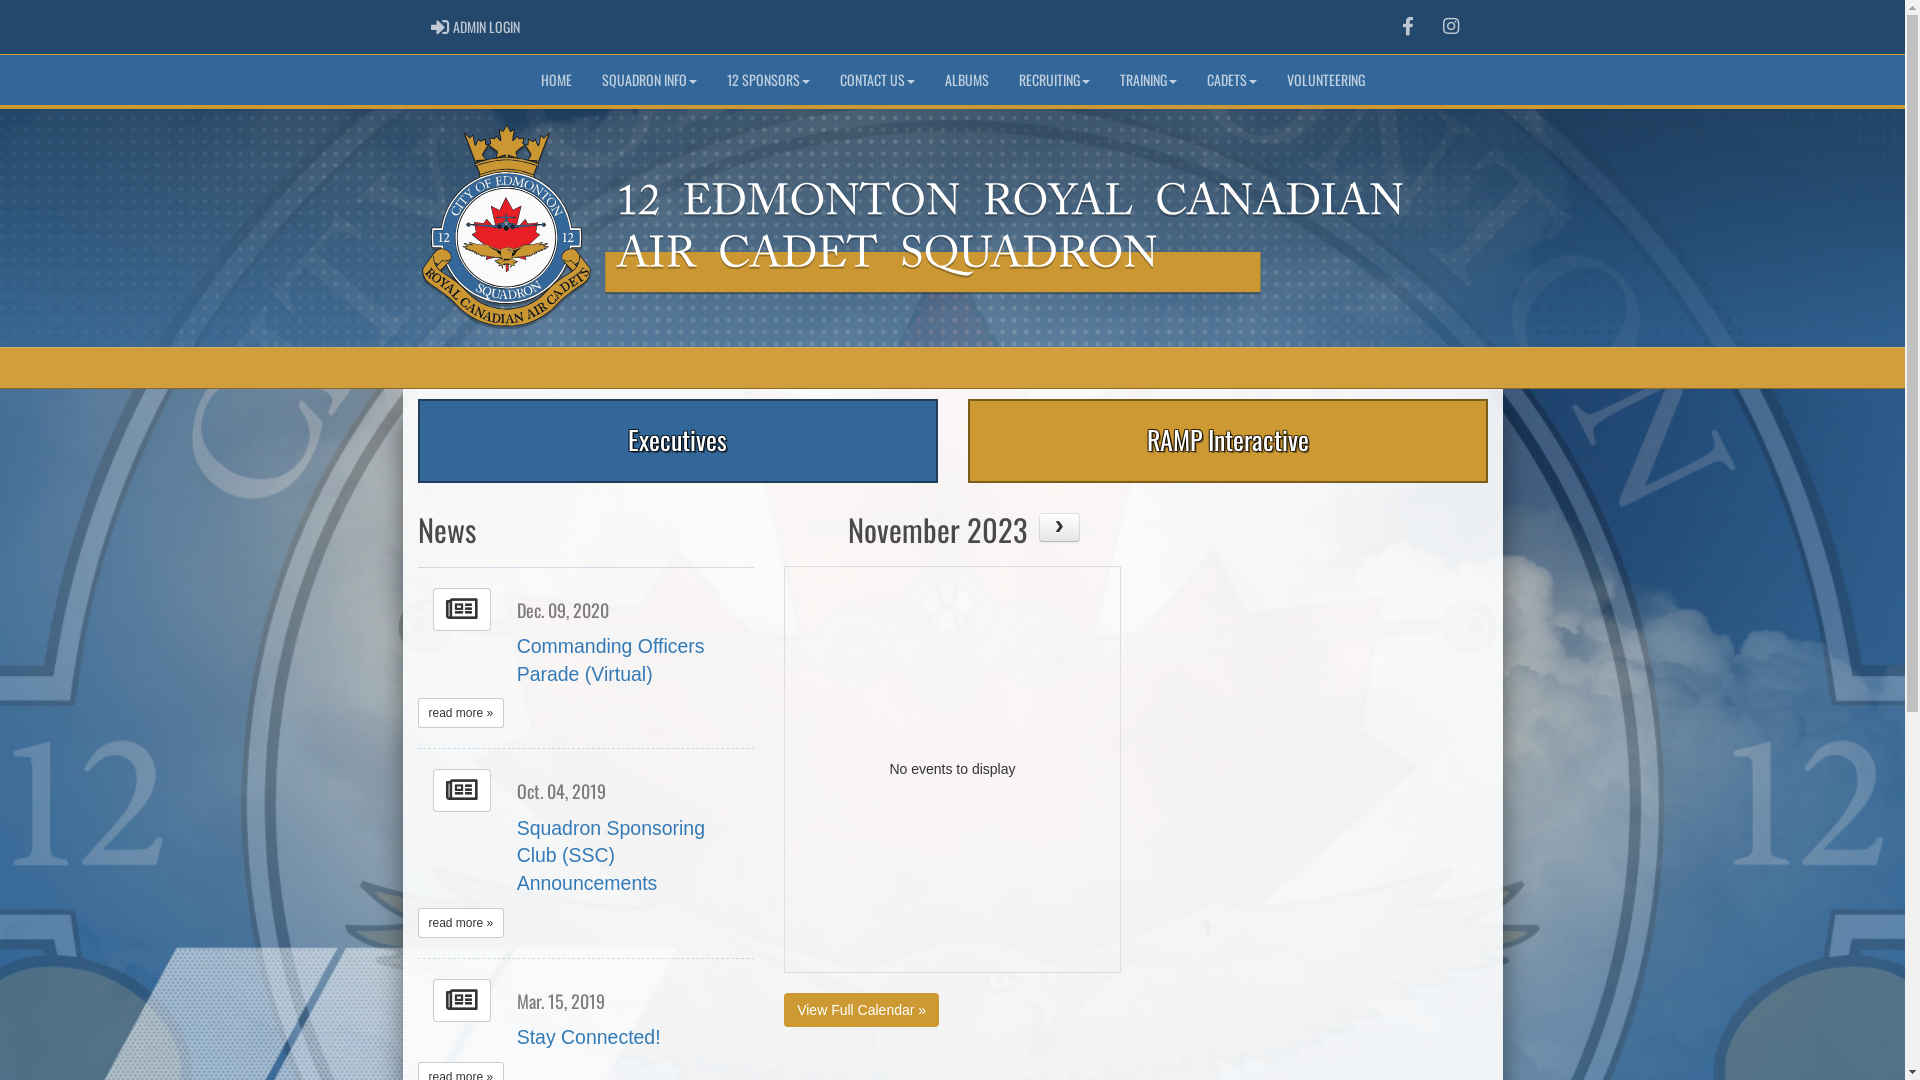 The width and height of the screenshot is (1920, 1080). I want to click on 'Login Page', so click(438, 27).